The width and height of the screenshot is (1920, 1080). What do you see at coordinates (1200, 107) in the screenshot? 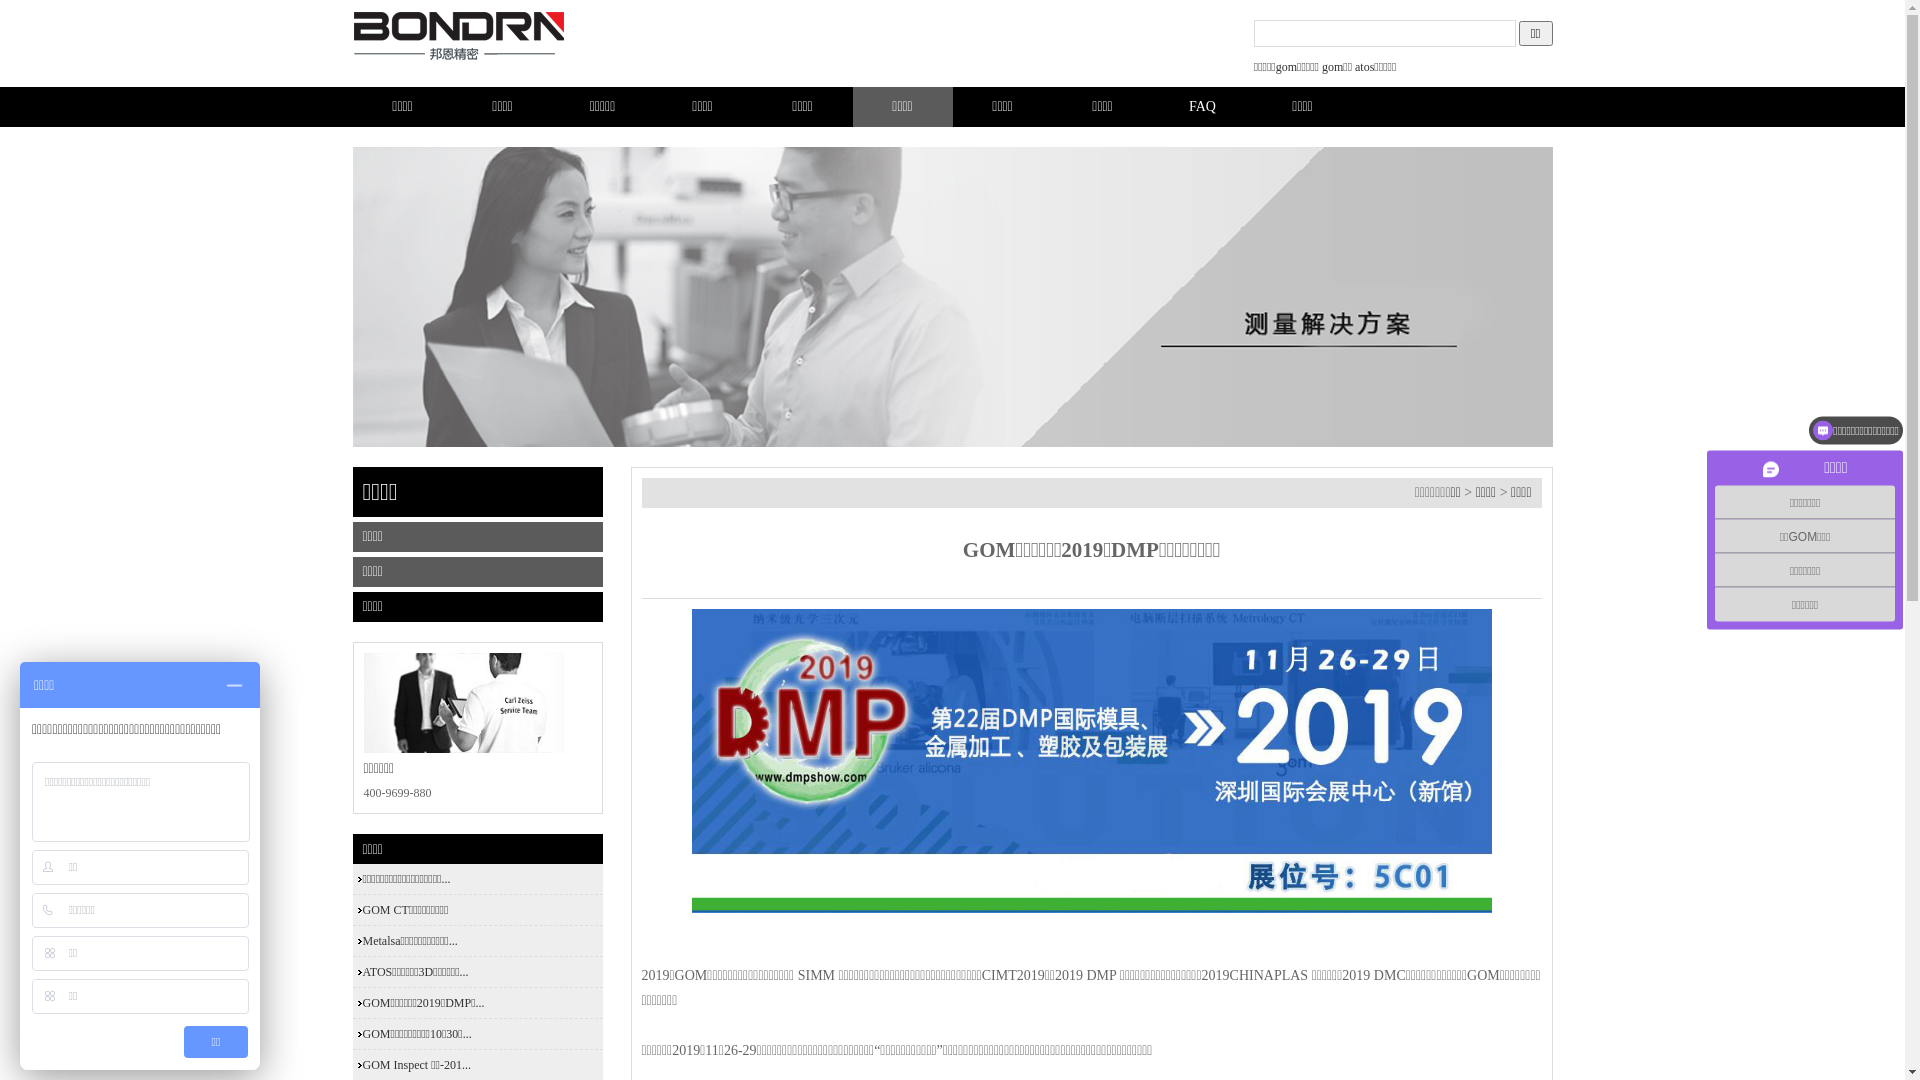
I see `'FAQ'` at bounding box center [1200, 107].